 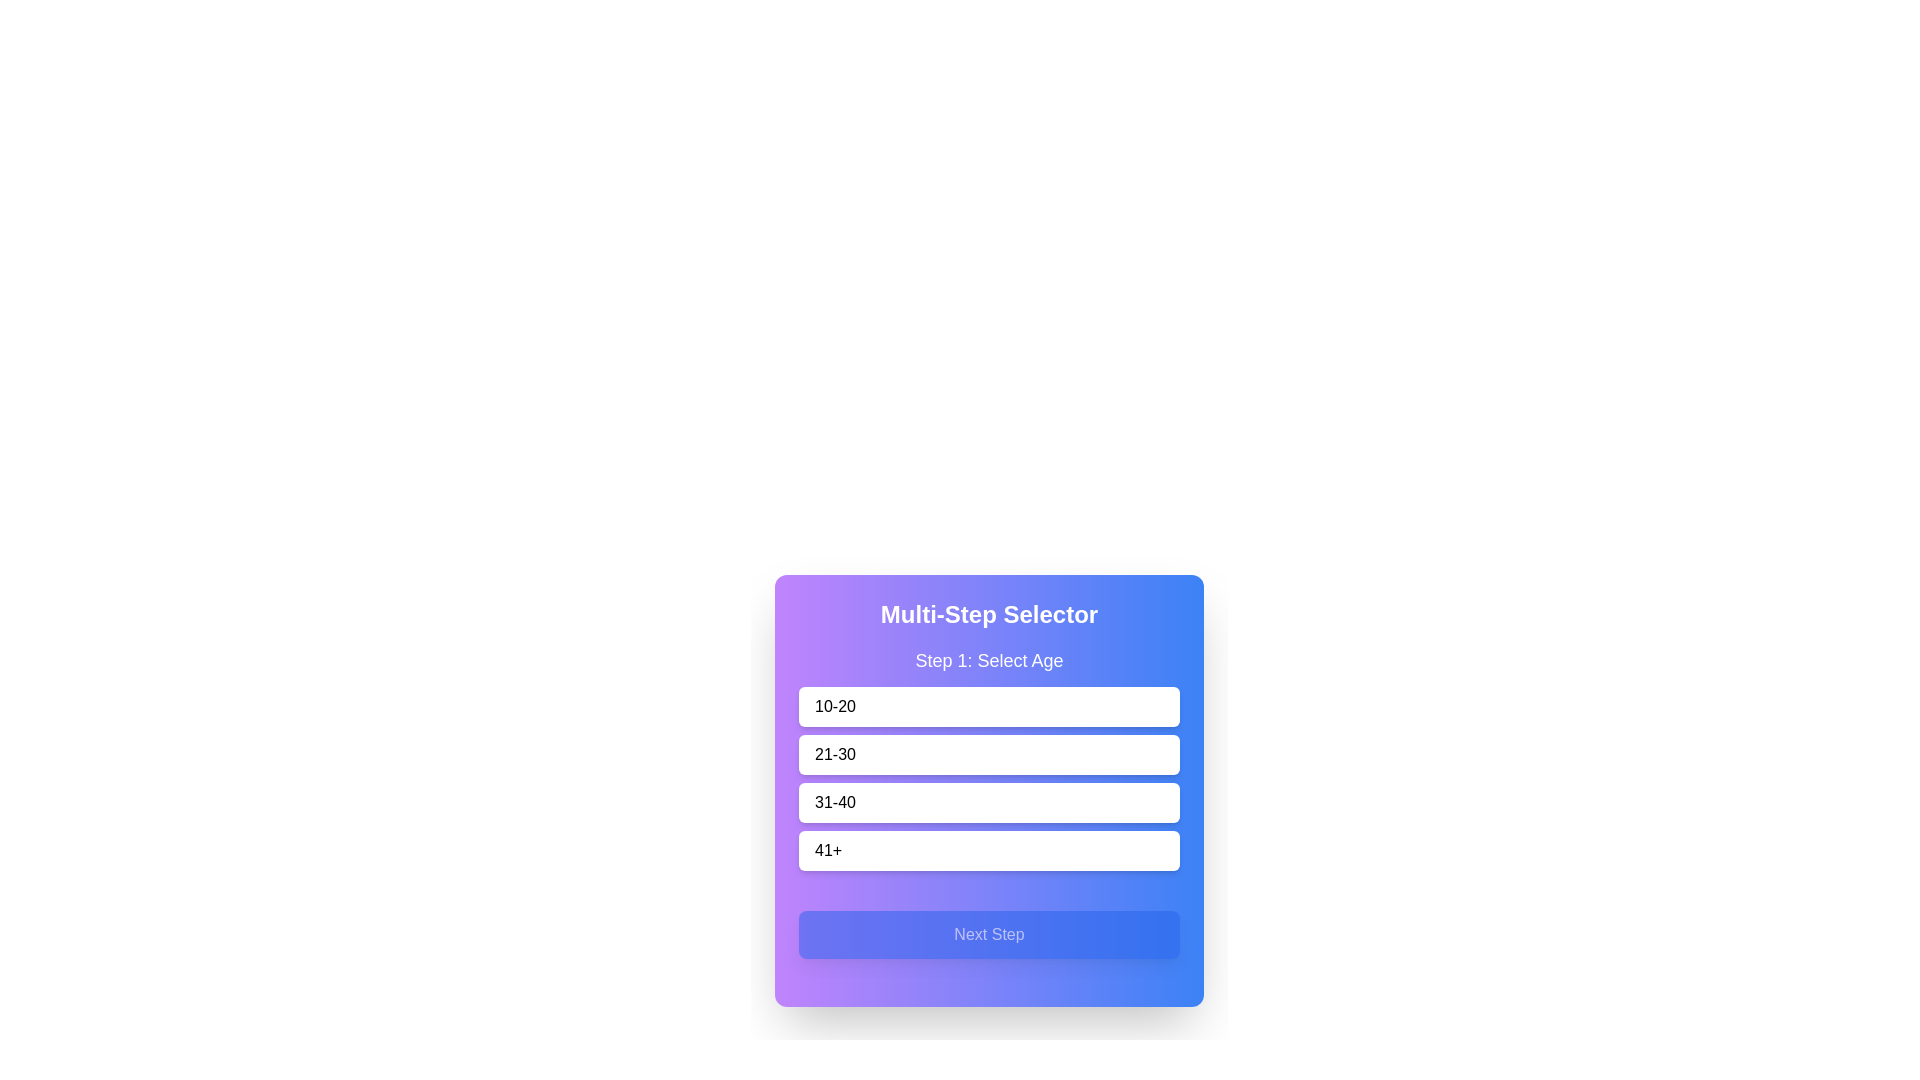 What do you see at coordinates (835, 755) in the screenshot?
I see `the text label displaying '21-30' within the second selectable card in the vertical stack of age ranges` at bounding box center [835, 755].